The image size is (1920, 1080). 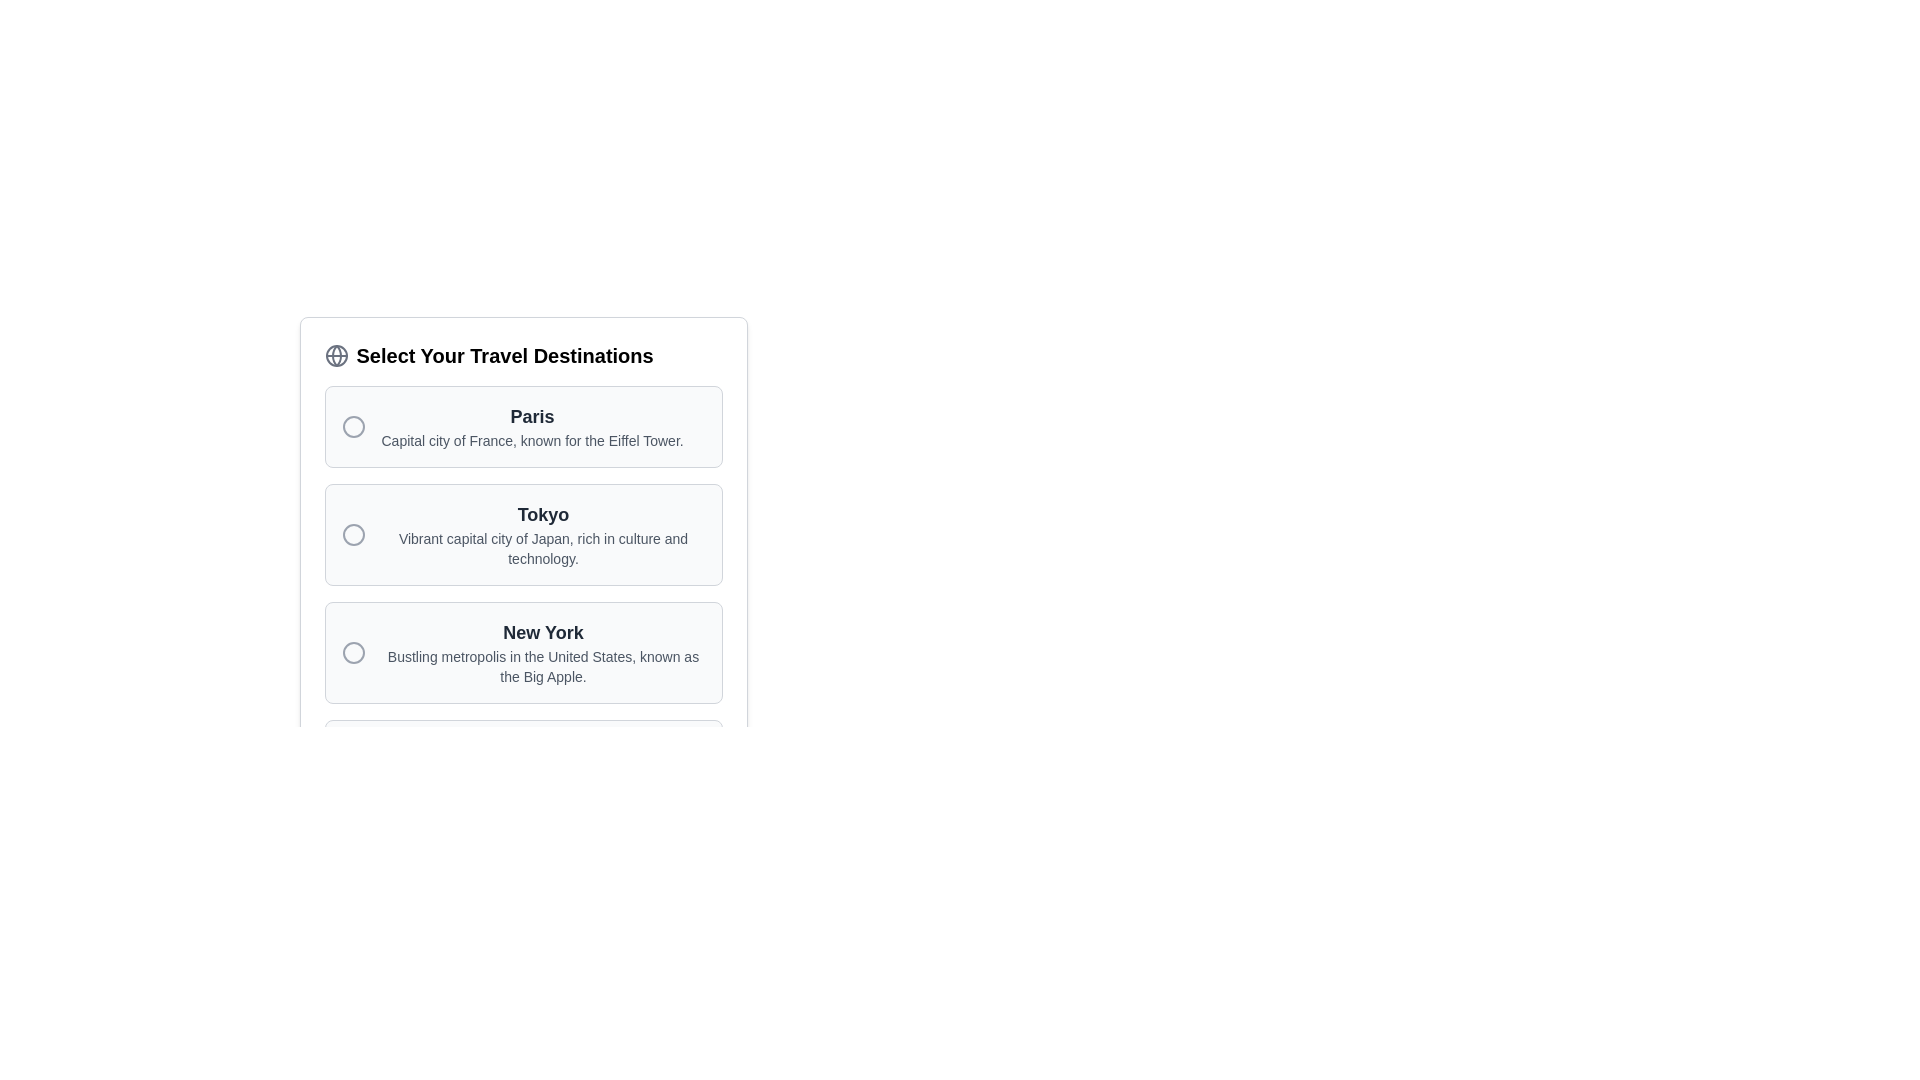 I want to click on the Text Label for the Tokyo travel destination option, so click(x=543, y=514).